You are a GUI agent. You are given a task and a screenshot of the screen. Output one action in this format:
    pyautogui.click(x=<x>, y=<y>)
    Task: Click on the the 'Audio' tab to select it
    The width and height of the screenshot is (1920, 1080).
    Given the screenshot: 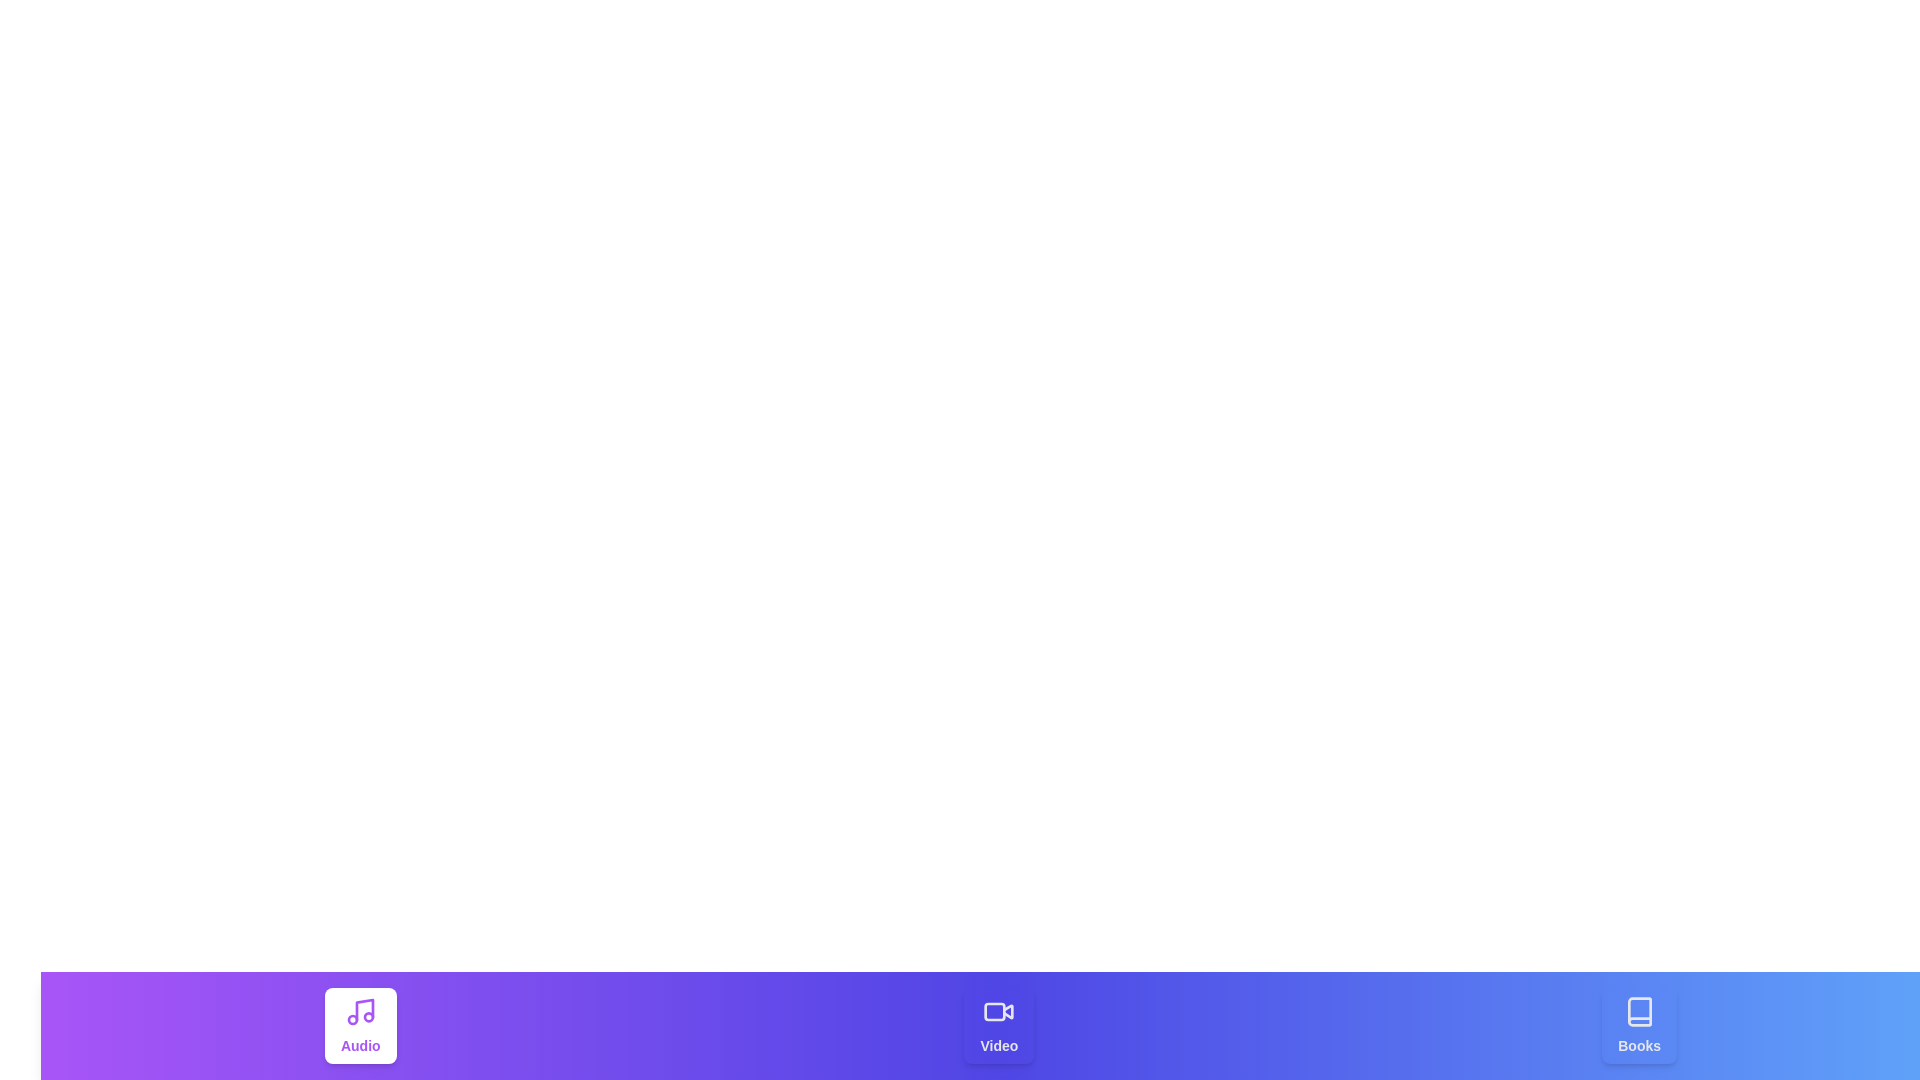 What is the action you would take?
    pyautogui.click(x=360, y=1026)
    